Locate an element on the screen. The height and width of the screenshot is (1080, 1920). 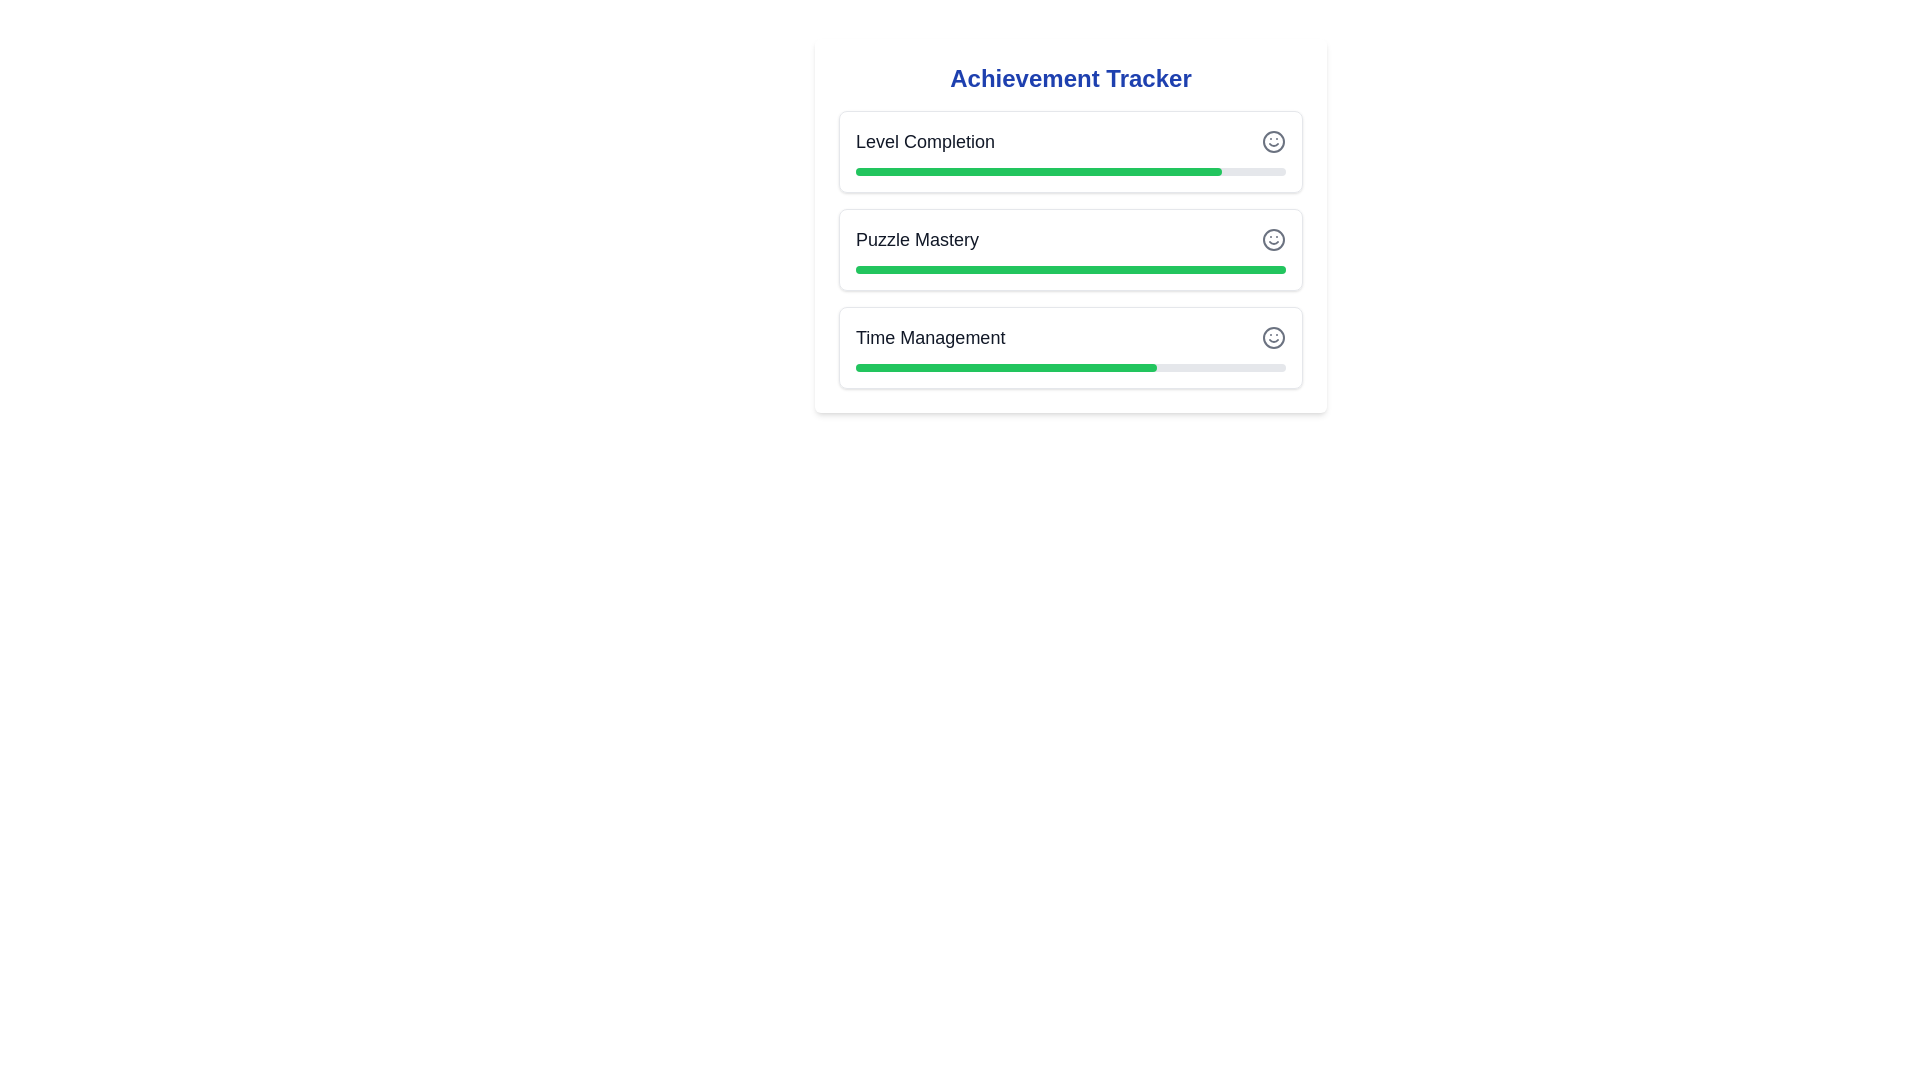
the progress bar representing the completion status for the 'Puzzle Mastery' task, located below the title within a bordered card section is located at coordinates (1069, 270).